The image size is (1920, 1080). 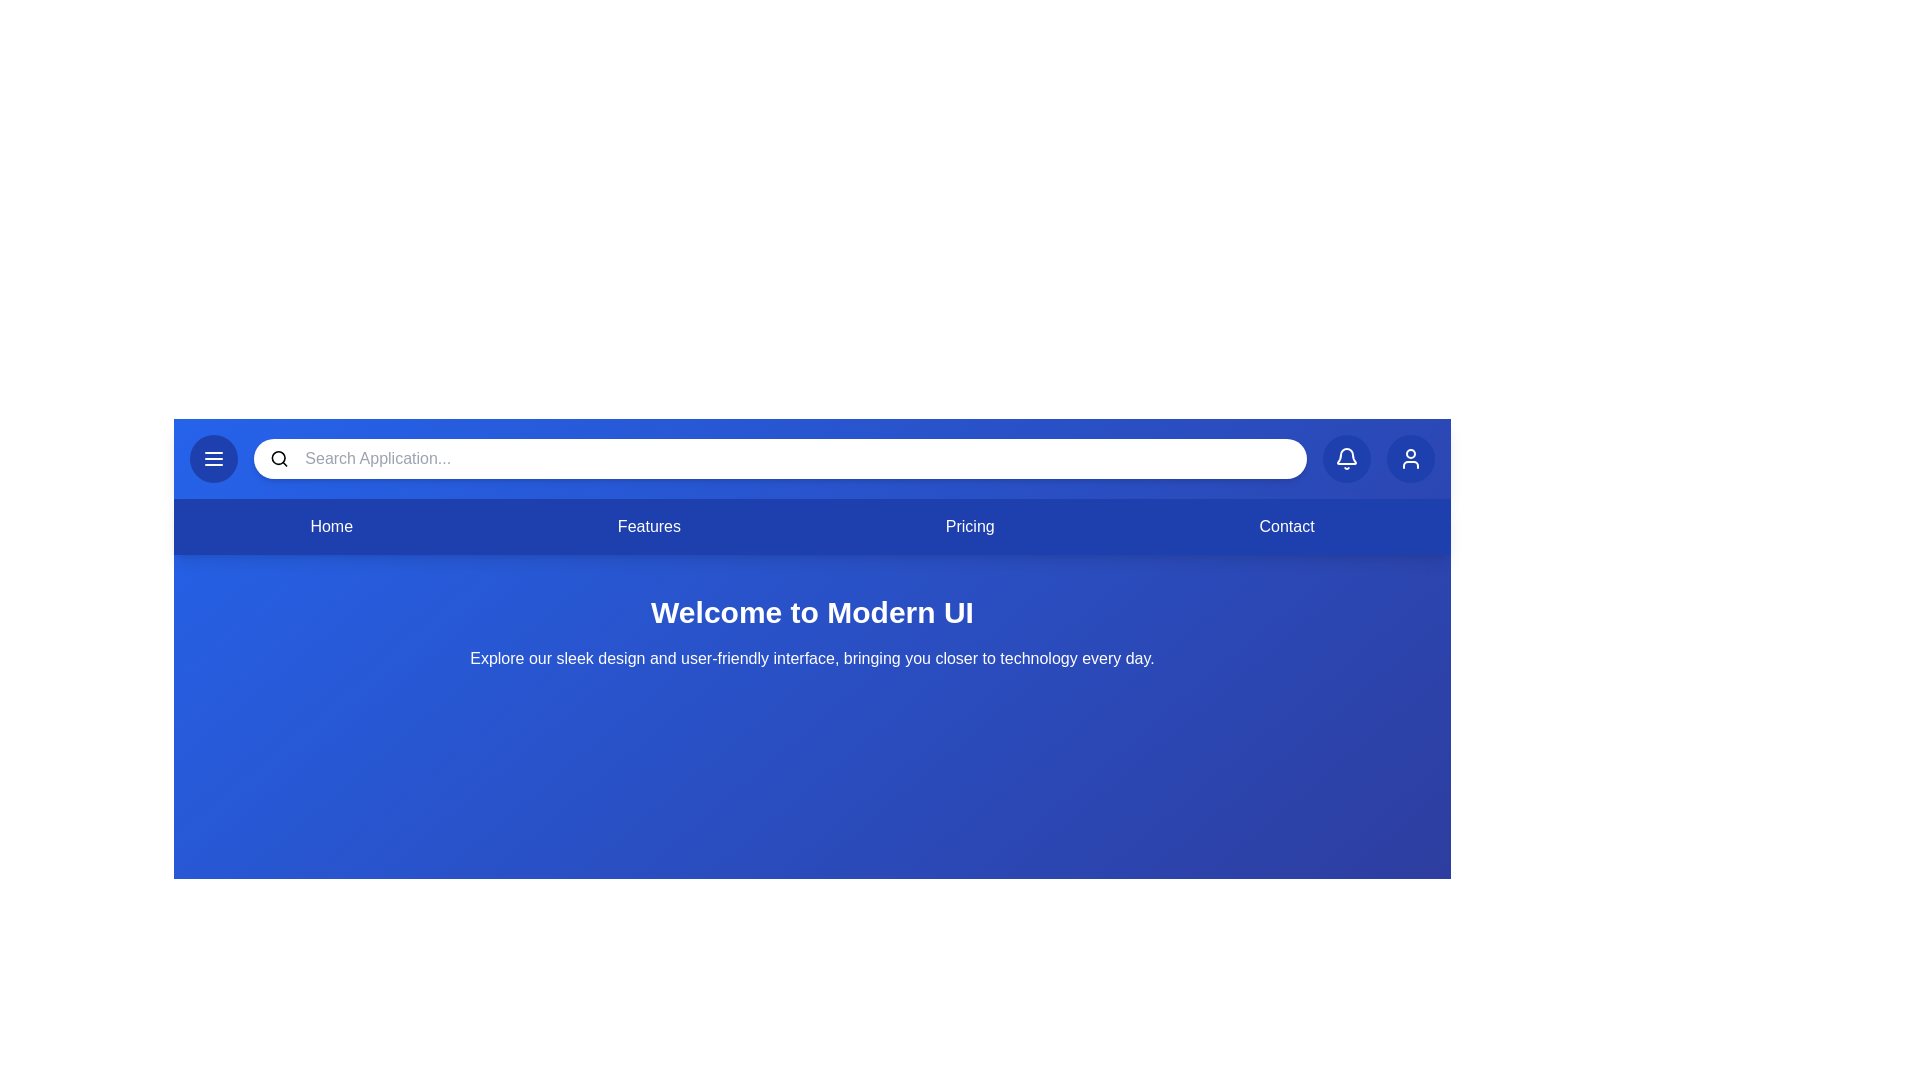 I want to click on notification button to view alerts, so click(x=1347, y=459).